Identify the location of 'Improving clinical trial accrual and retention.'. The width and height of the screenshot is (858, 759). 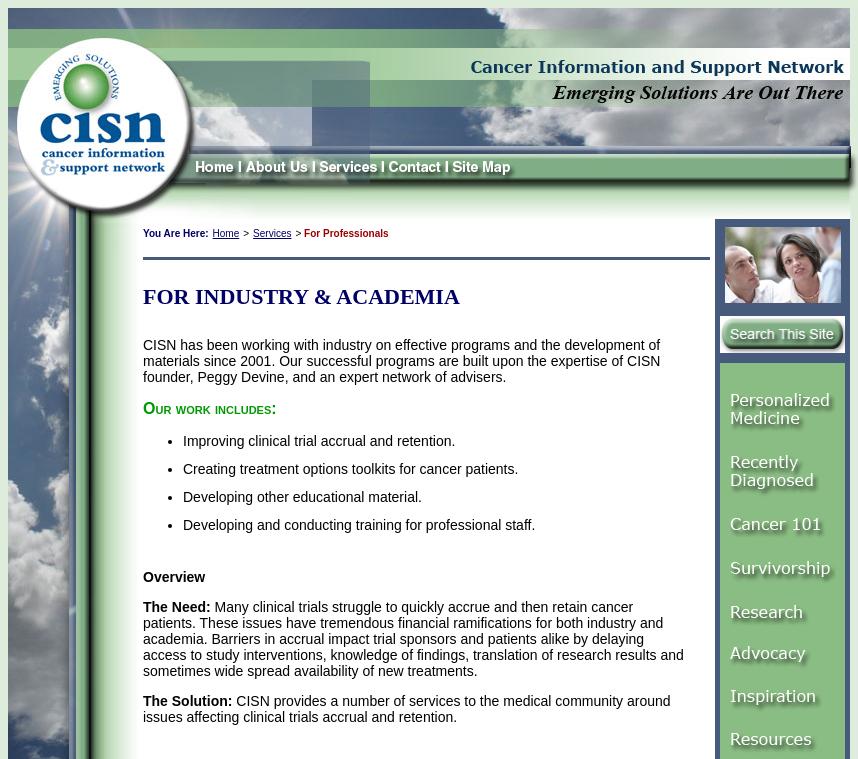
(318, 440).